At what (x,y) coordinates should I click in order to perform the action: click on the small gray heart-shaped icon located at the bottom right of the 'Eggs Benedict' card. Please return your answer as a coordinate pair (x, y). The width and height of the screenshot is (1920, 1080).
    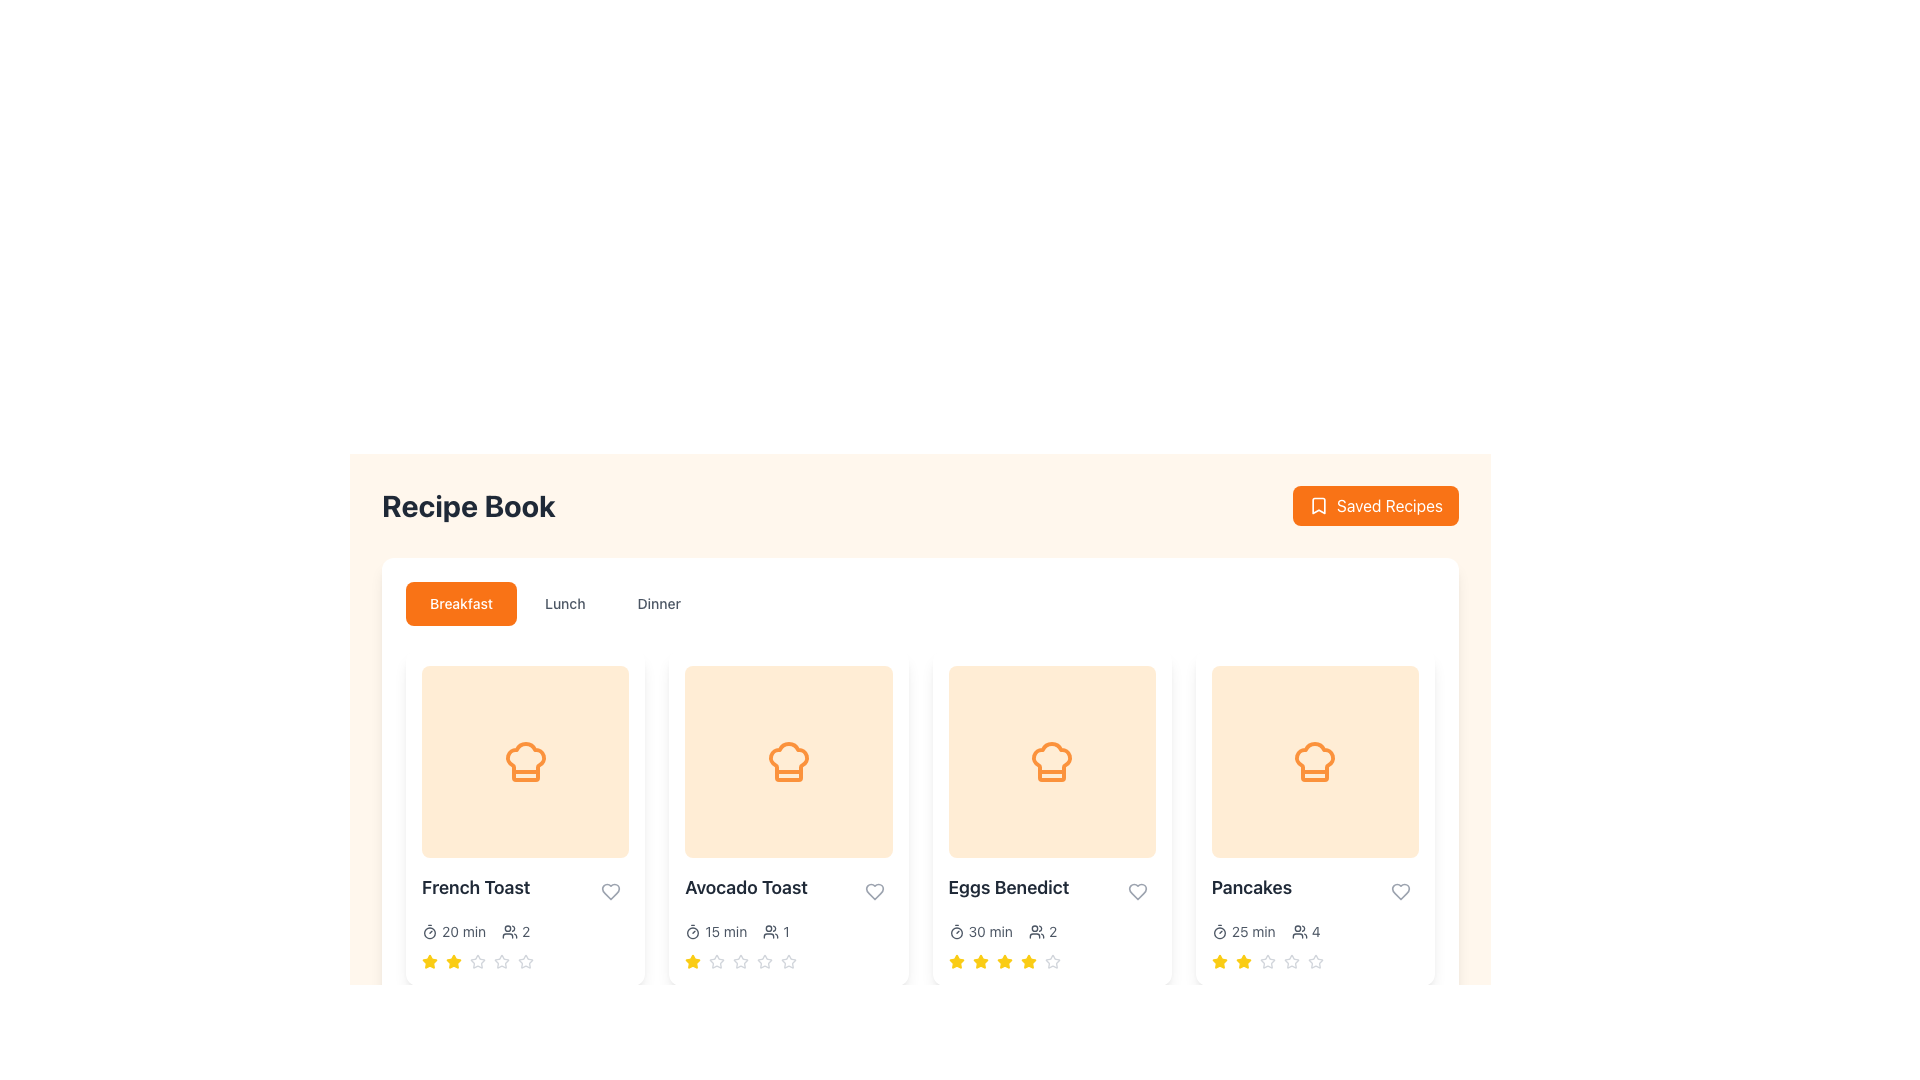
    Looking at the image, I should click on (1137, 890).